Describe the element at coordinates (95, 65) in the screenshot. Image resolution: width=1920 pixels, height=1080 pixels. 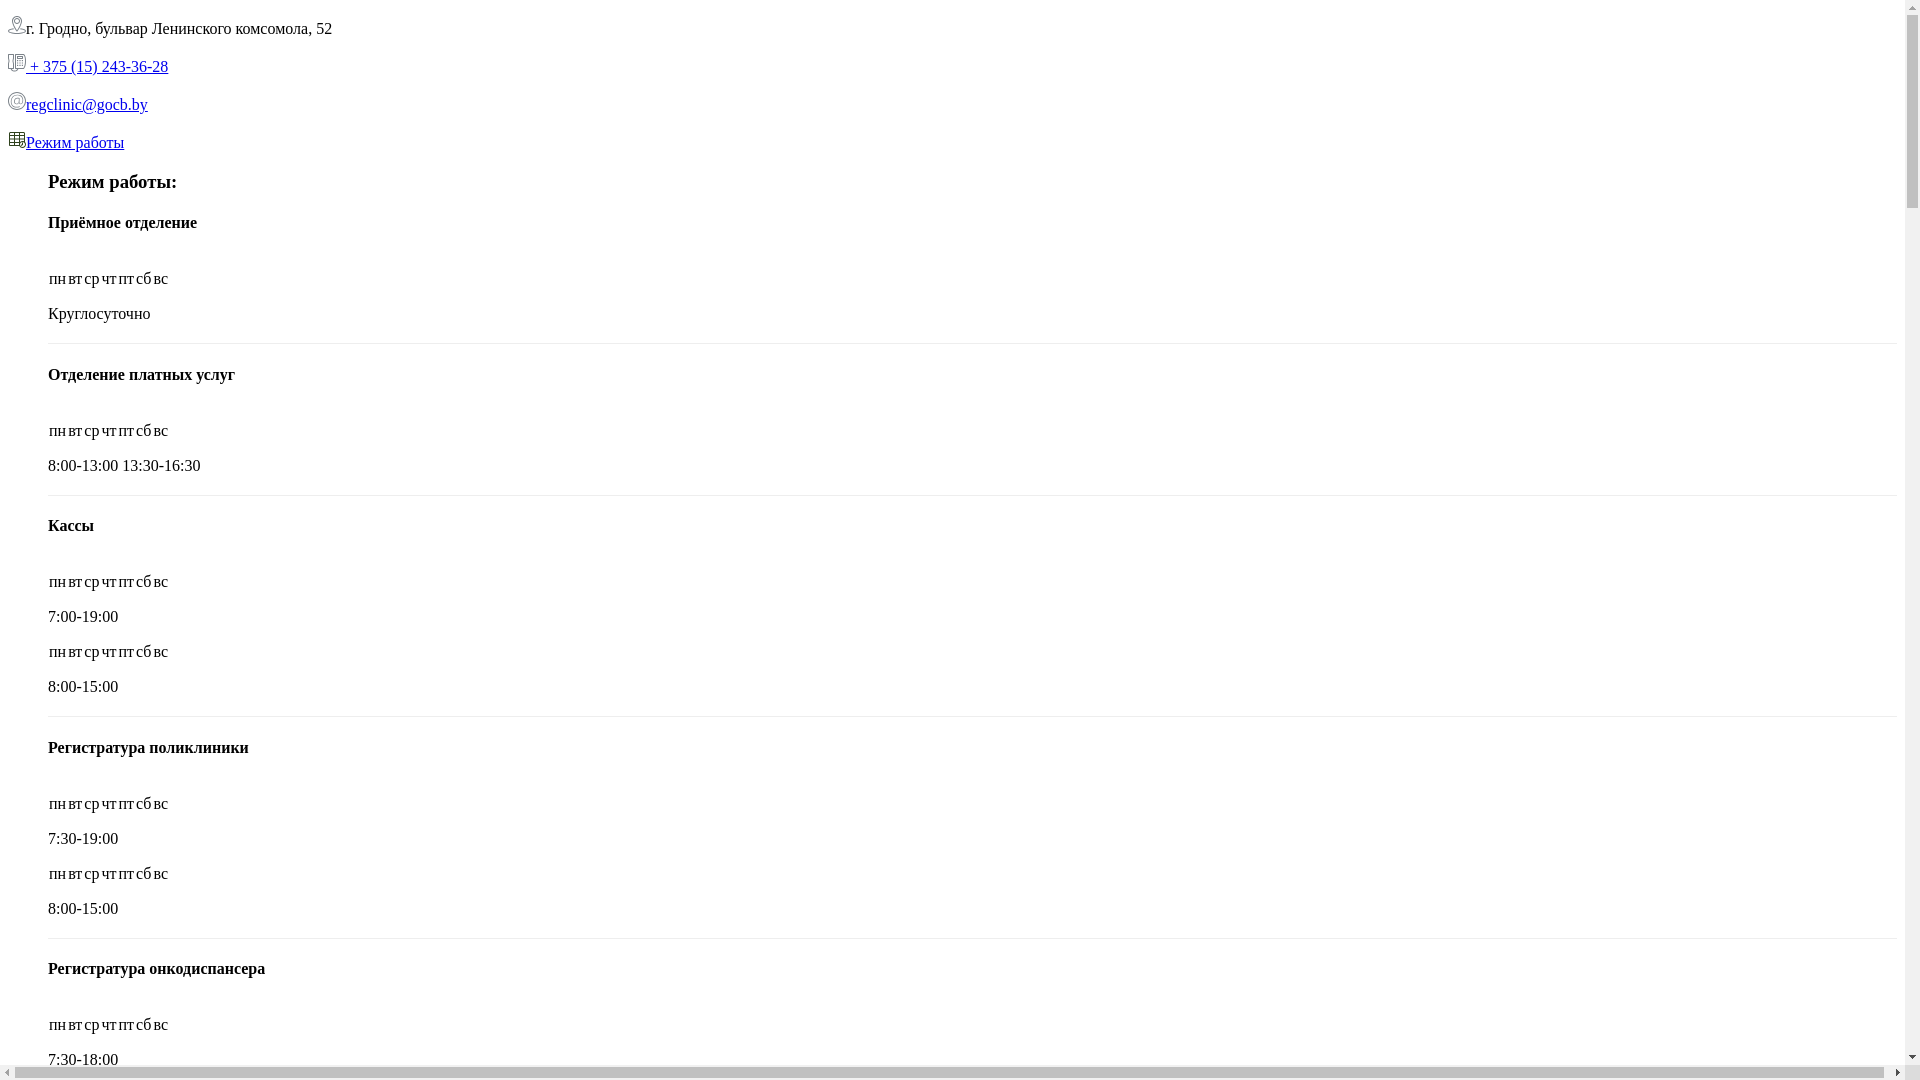
I see `'+ 375 (15) 243-36-28'` at that location.